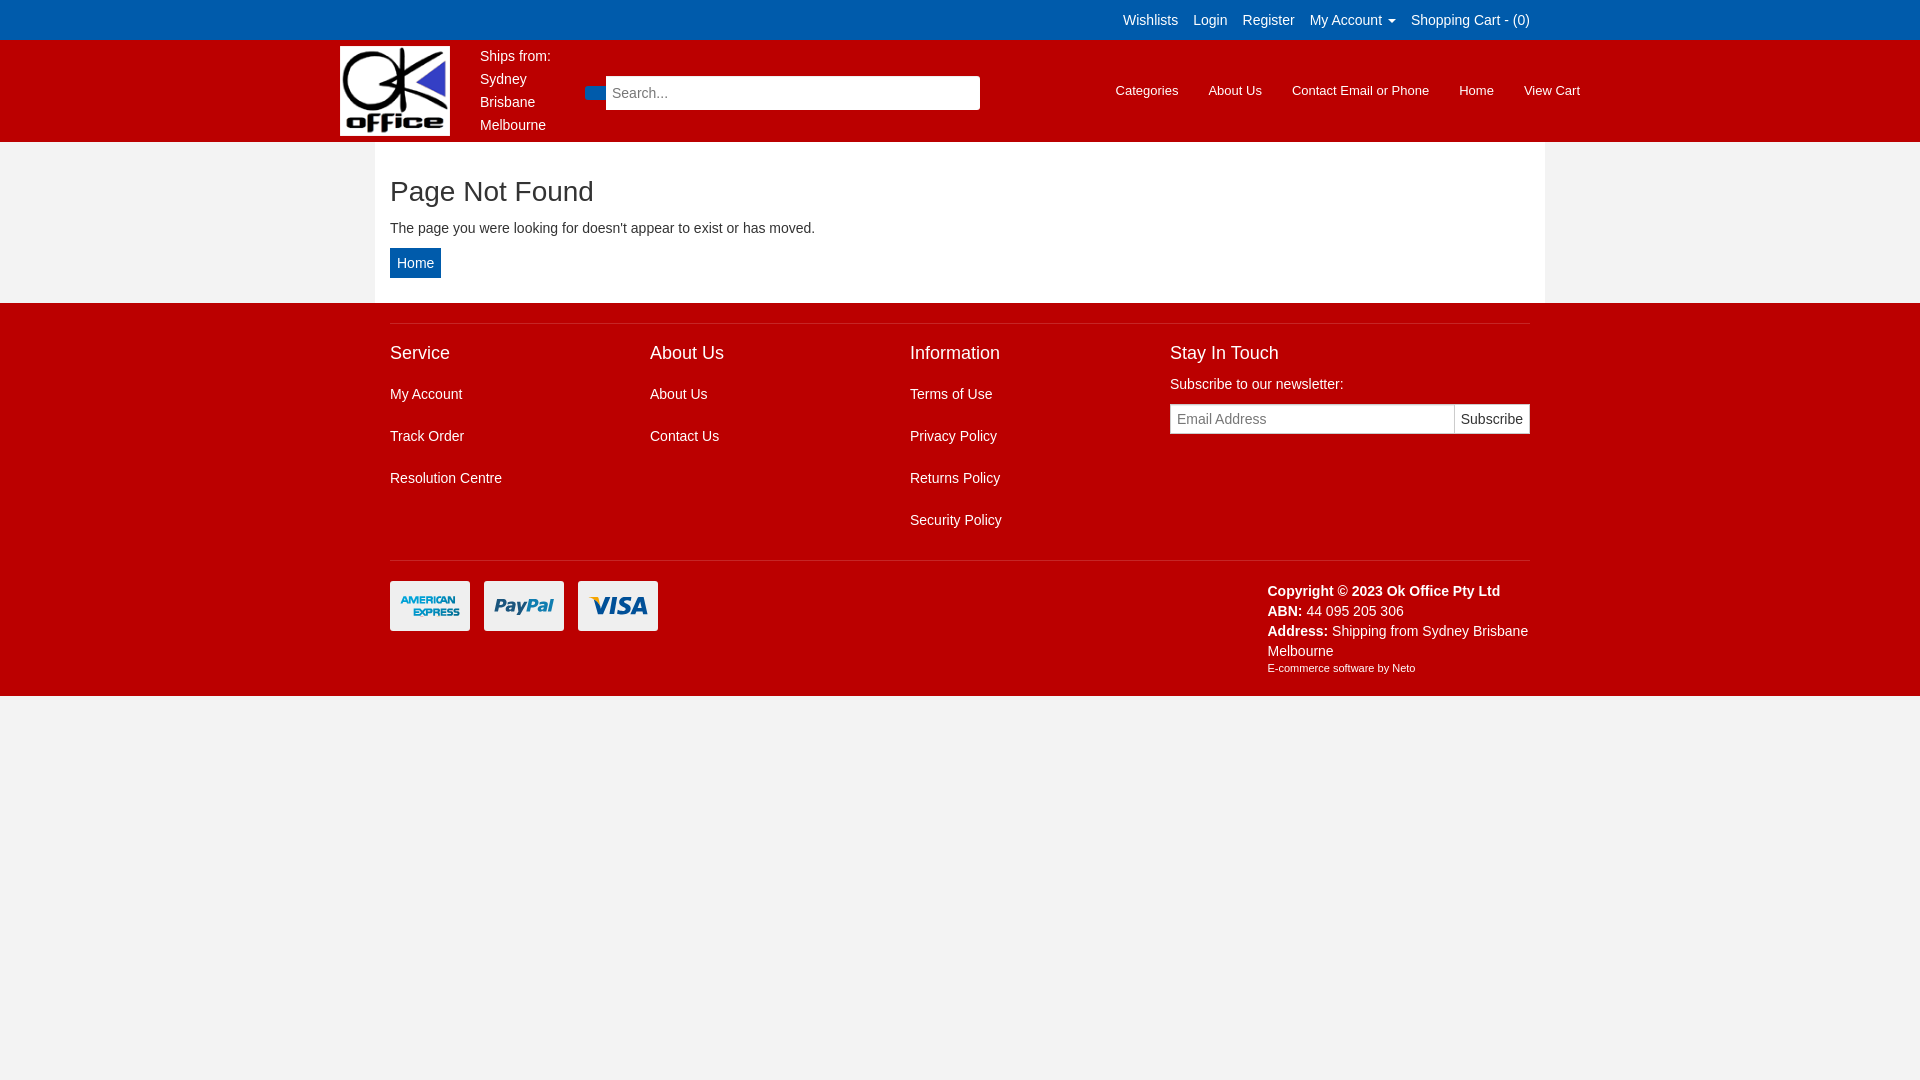 This screenshot has height=1080, width=1920. Describe the element at coordinates (1353, 19) in the screenshot. I see `'My Account'` at that location.